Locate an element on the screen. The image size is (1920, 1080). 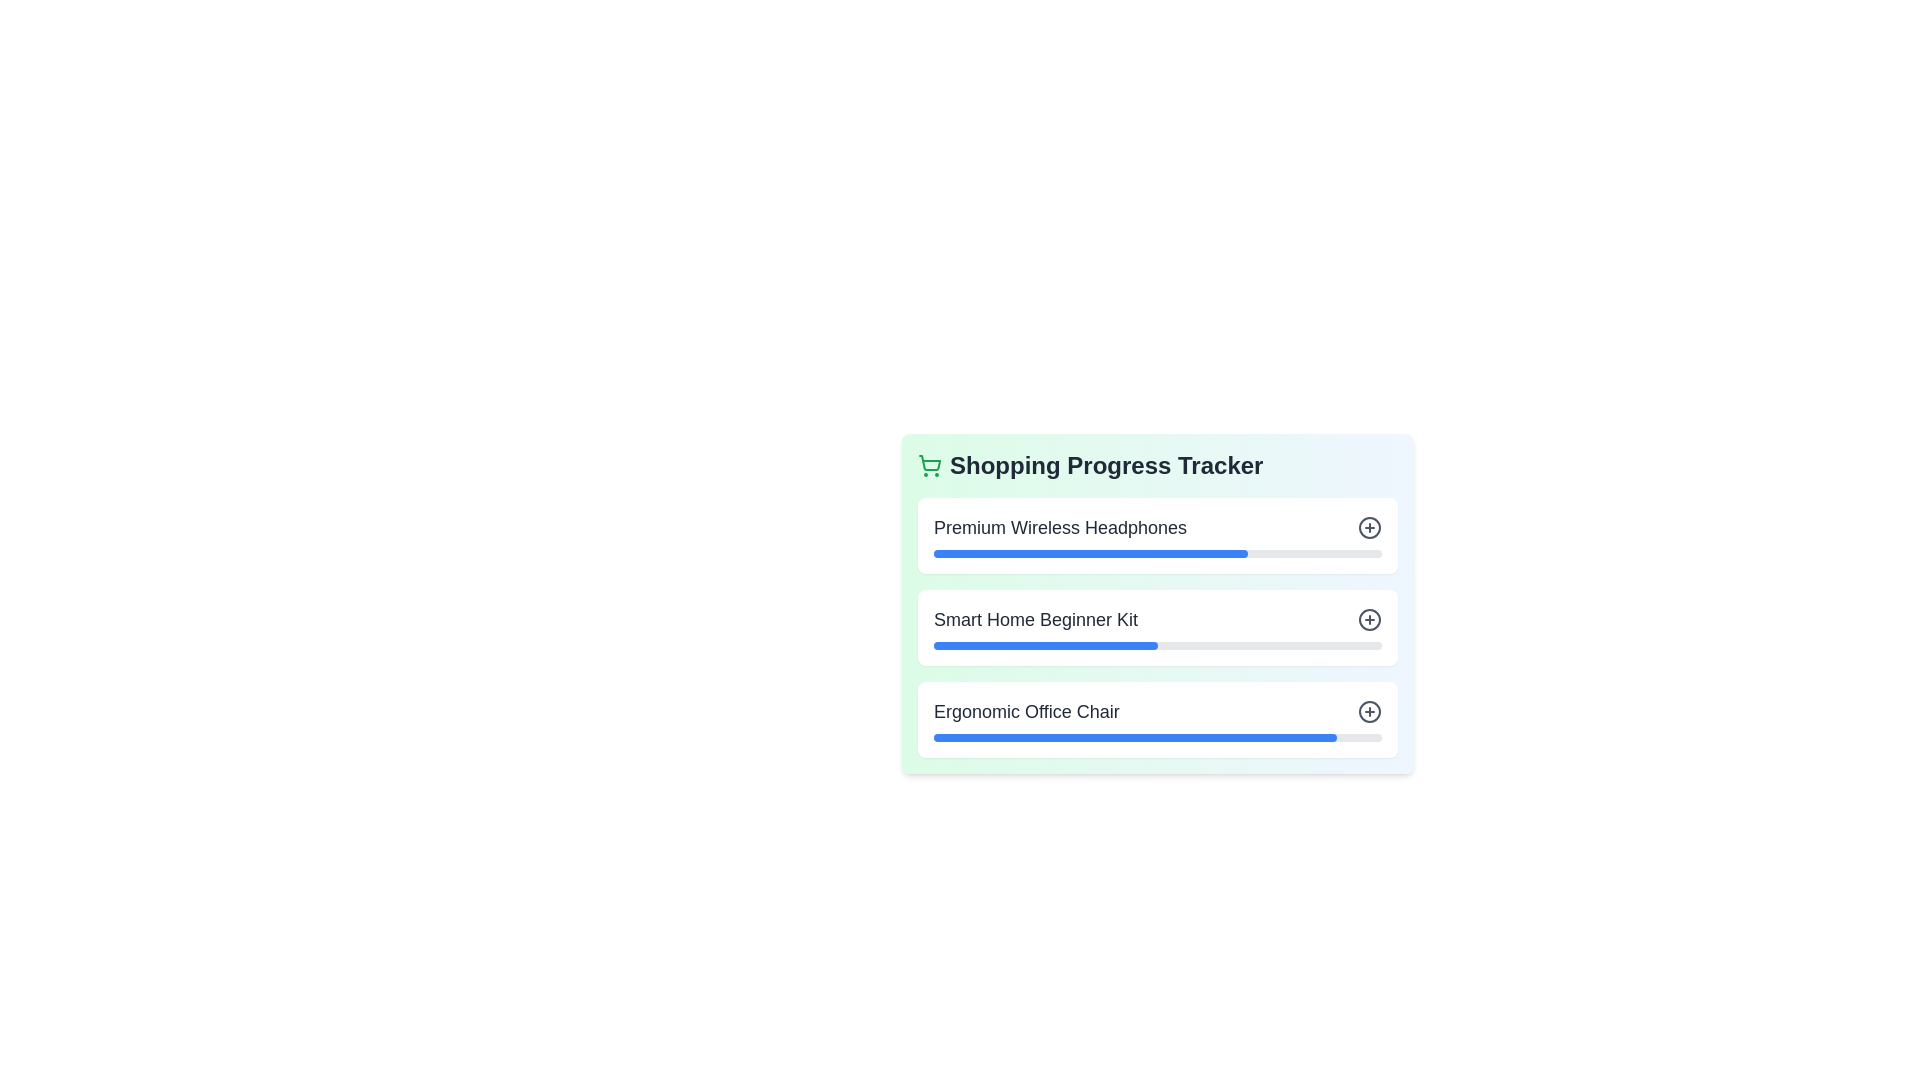
the text 'Premium Wireless Headphones' in the first row of the 'Shopping Progress Tracker' card is located at coordinates (1157, 527).